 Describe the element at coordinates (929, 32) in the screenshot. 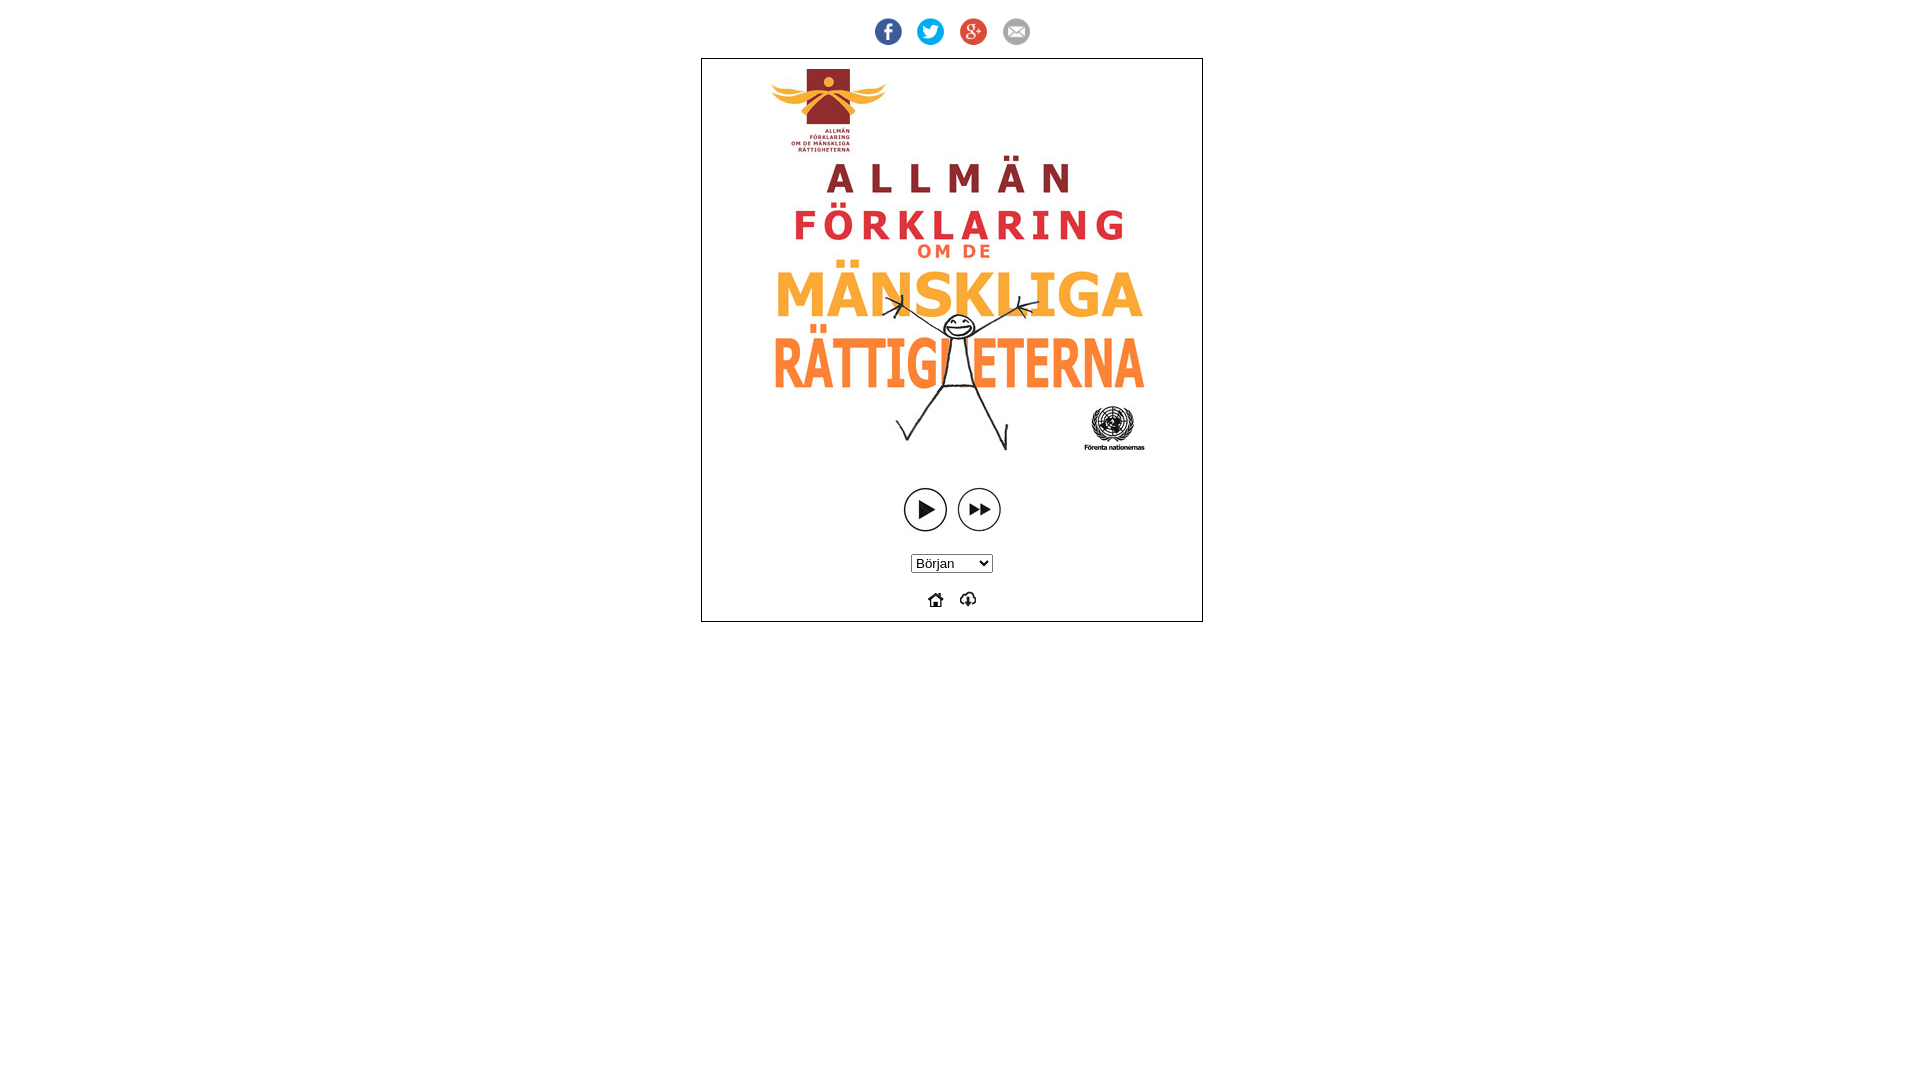

I see `'Twitter'` at that location.